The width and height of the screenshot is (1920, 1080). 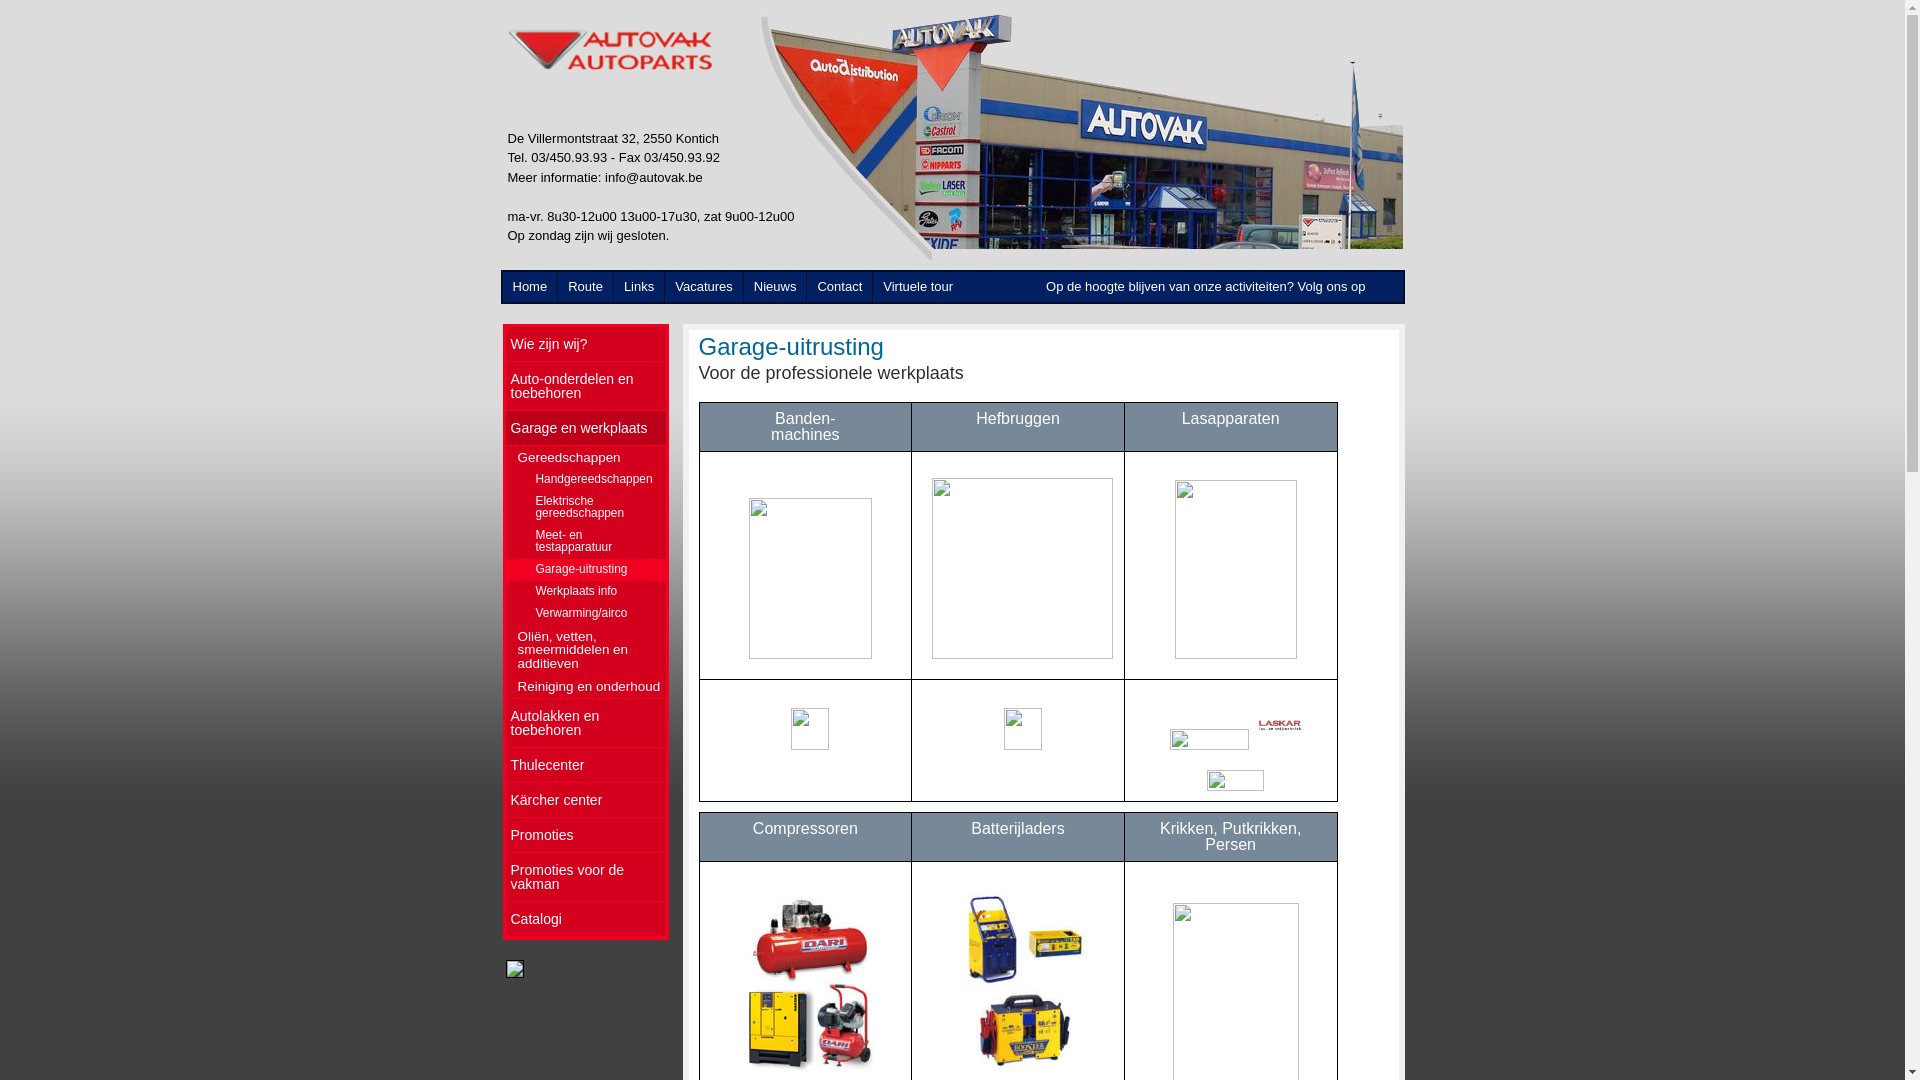 What do you see at coordinates (637, 287) in the screenshot?
I see `'Links'` at bounding box center [637, 287].